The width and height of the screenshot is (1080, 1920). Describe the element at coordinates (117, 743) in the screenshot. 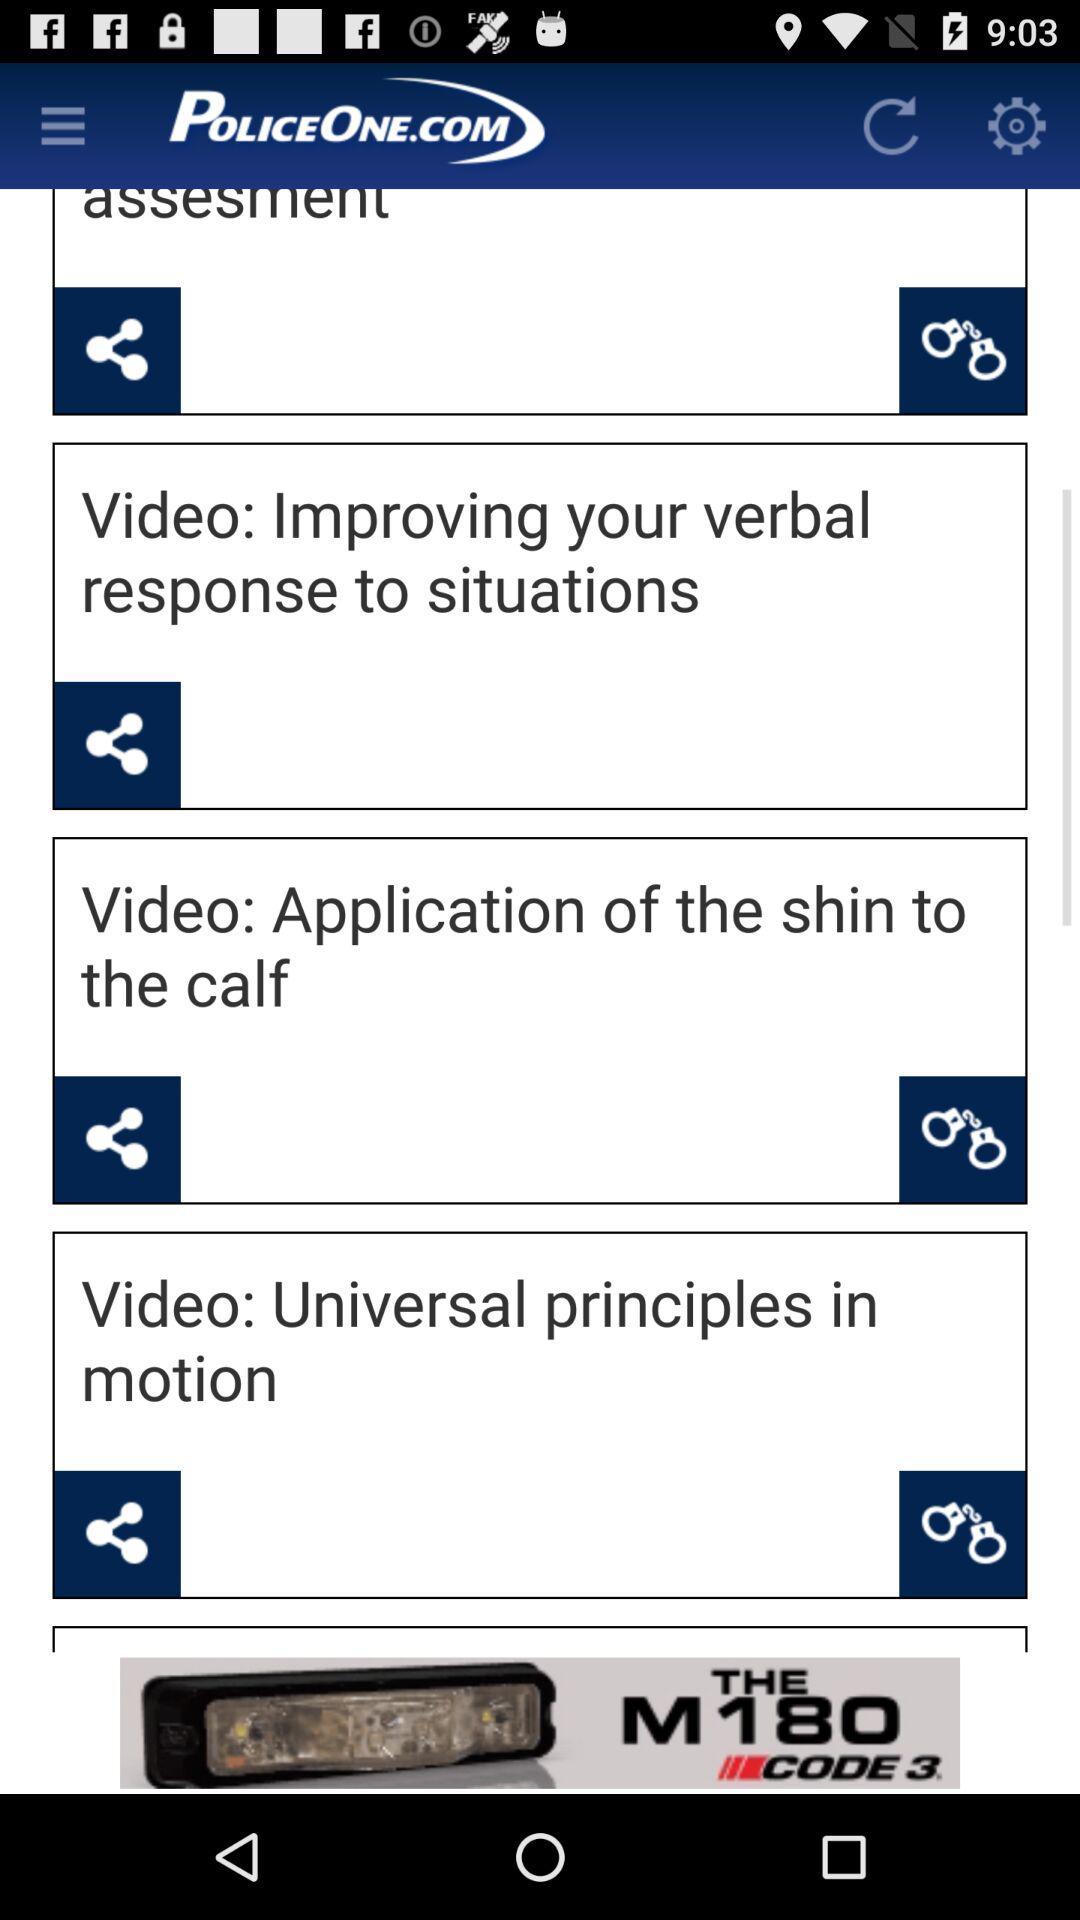

I see `share video` at that location.